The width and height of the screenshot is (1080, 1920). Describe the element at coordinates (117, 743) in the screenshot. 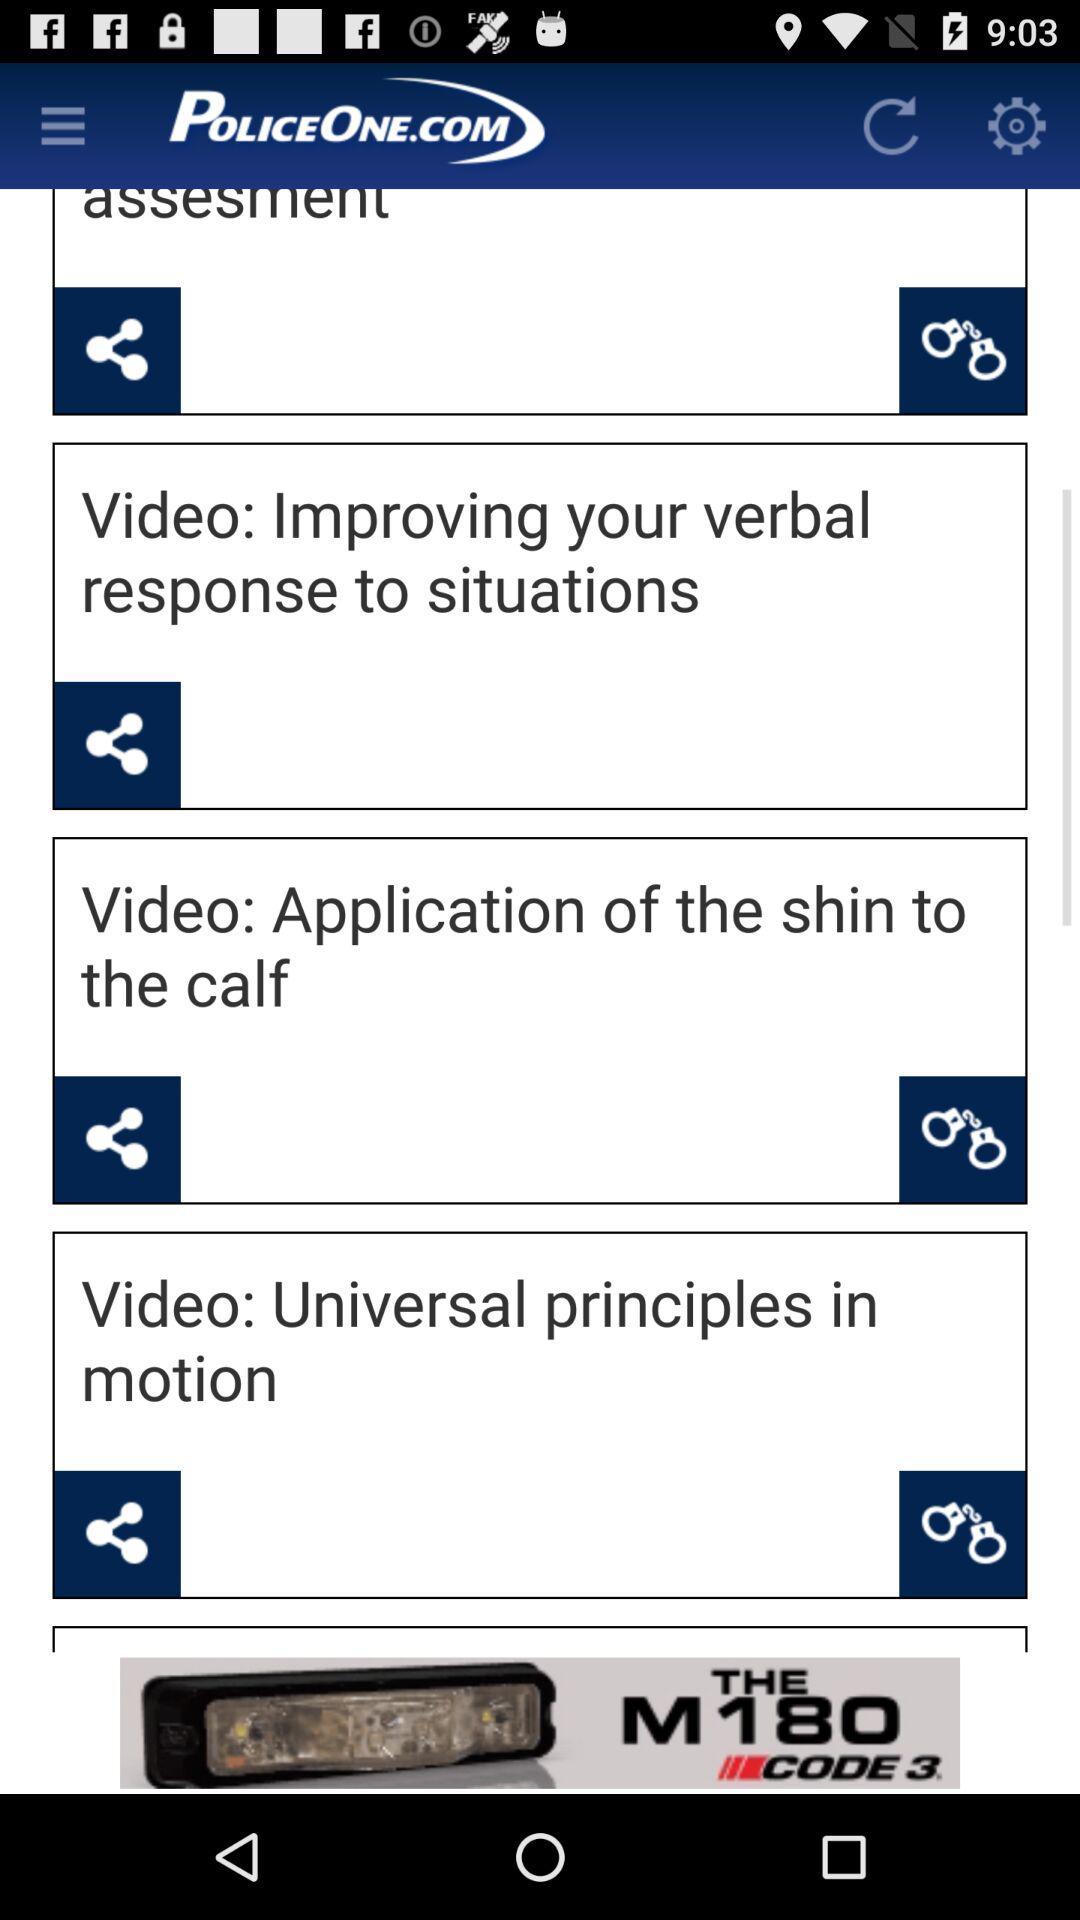

I see `share video` at that location.